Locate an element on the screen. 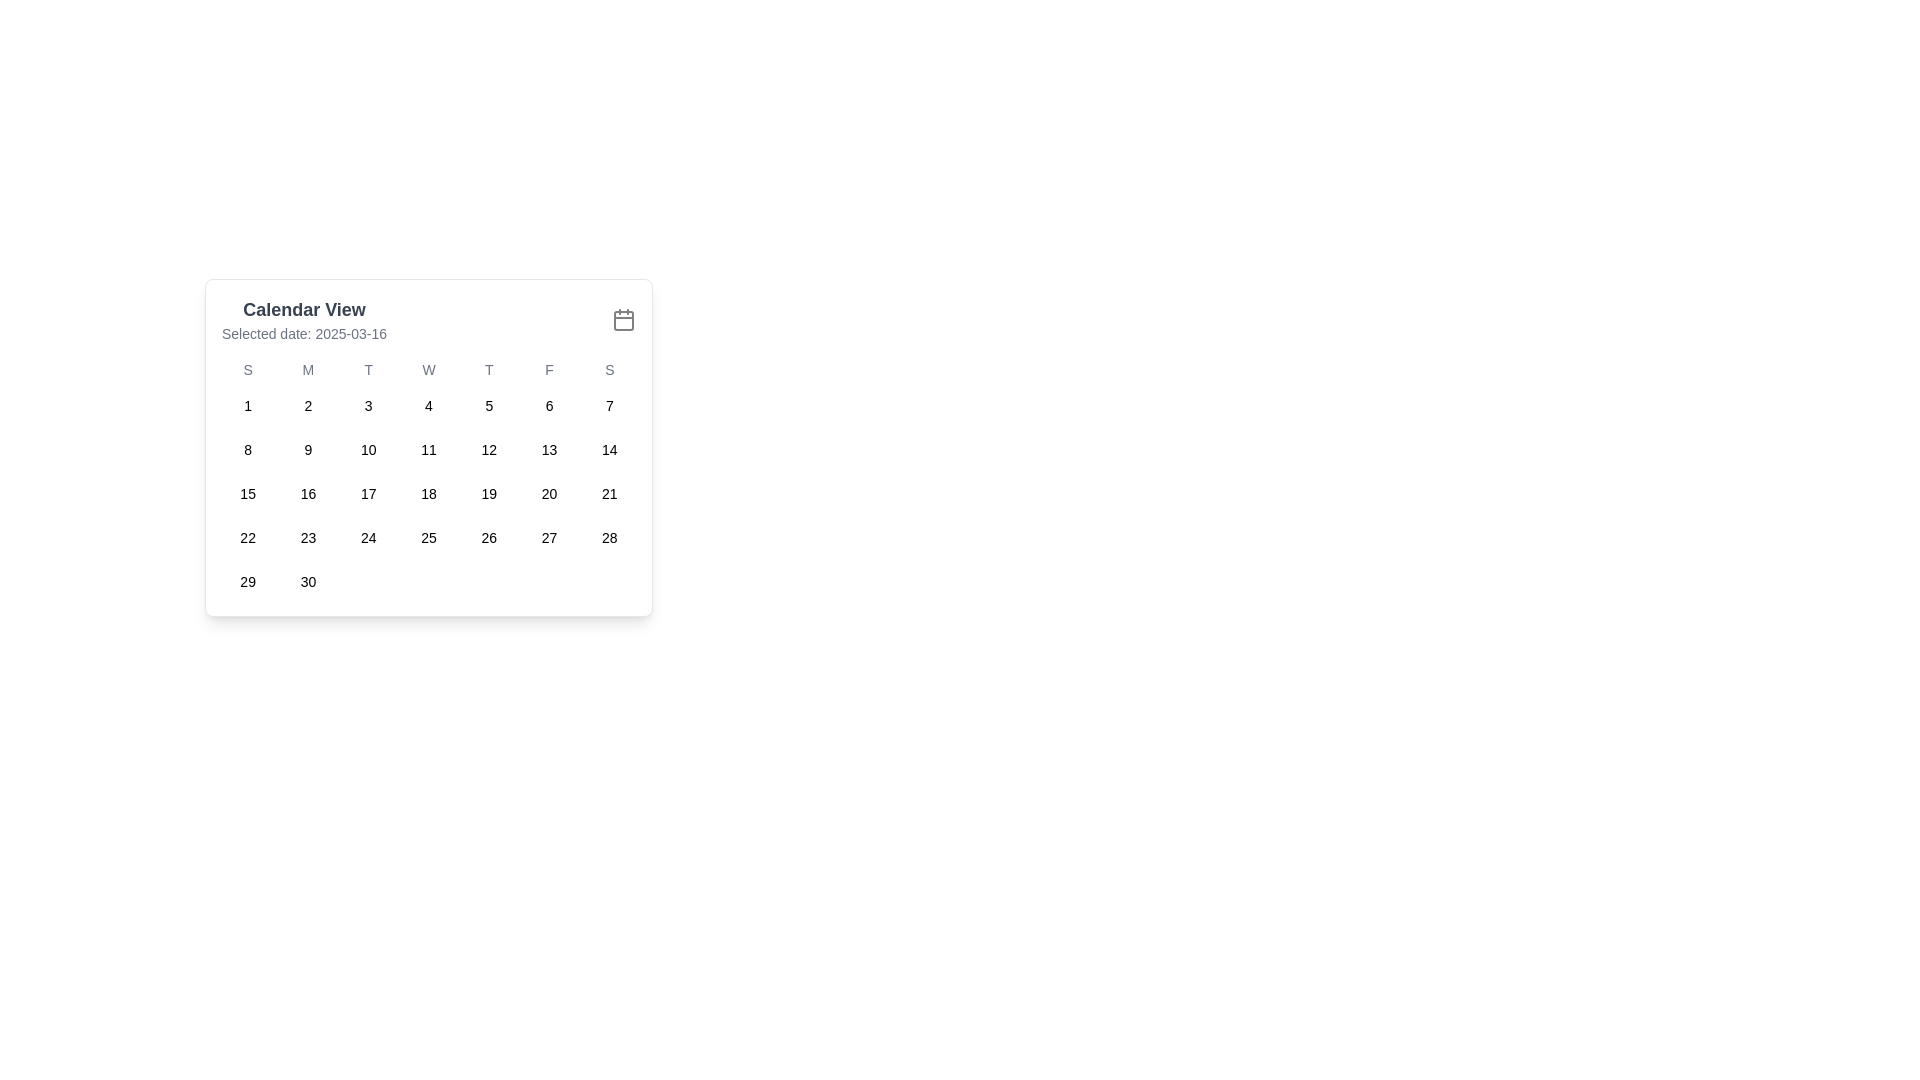 The width and height of the screenshot is (1920, 1080). the clickable date cell displaying the number '21', located in the seventh column and fourth row of the calendar grid is located at coordinates (608, 493).